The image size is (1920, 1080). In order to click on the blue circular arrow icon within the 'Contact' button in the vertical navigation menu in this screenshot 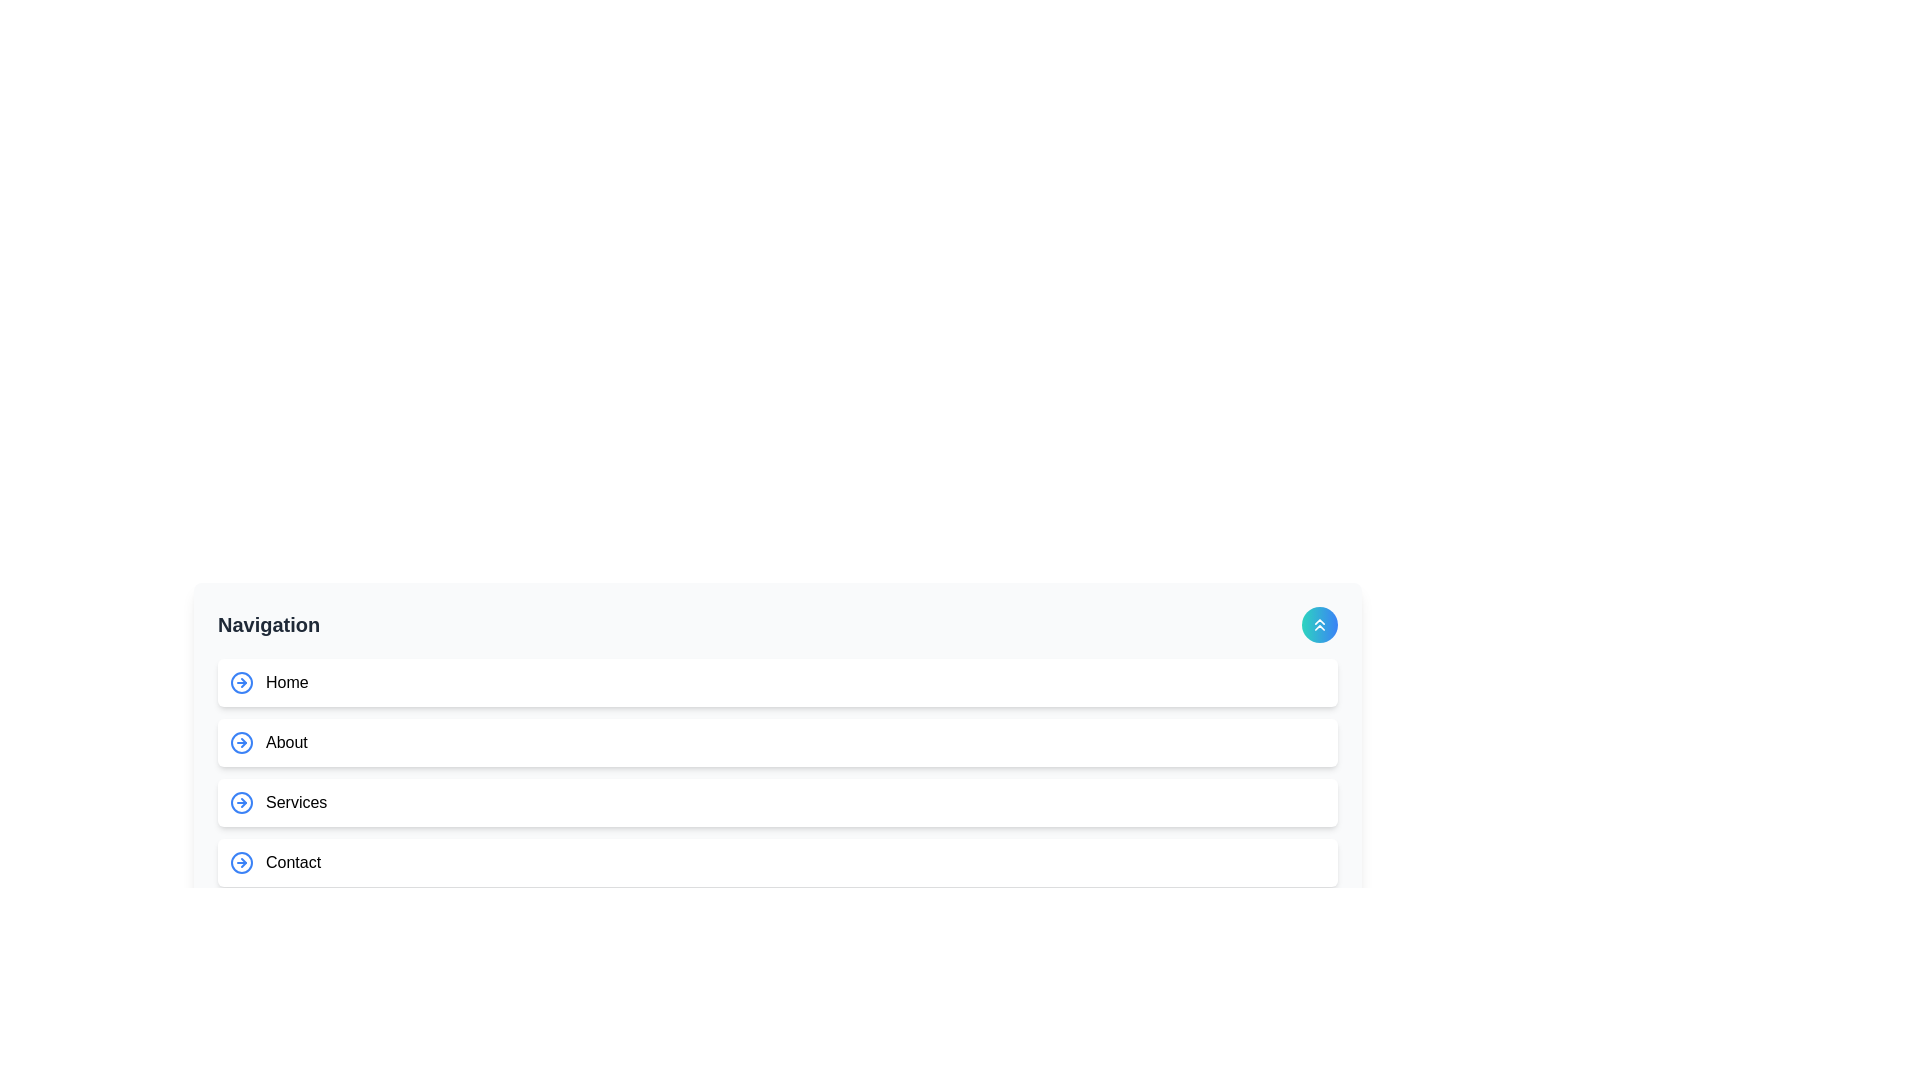, I will do `click(240, 862)`.